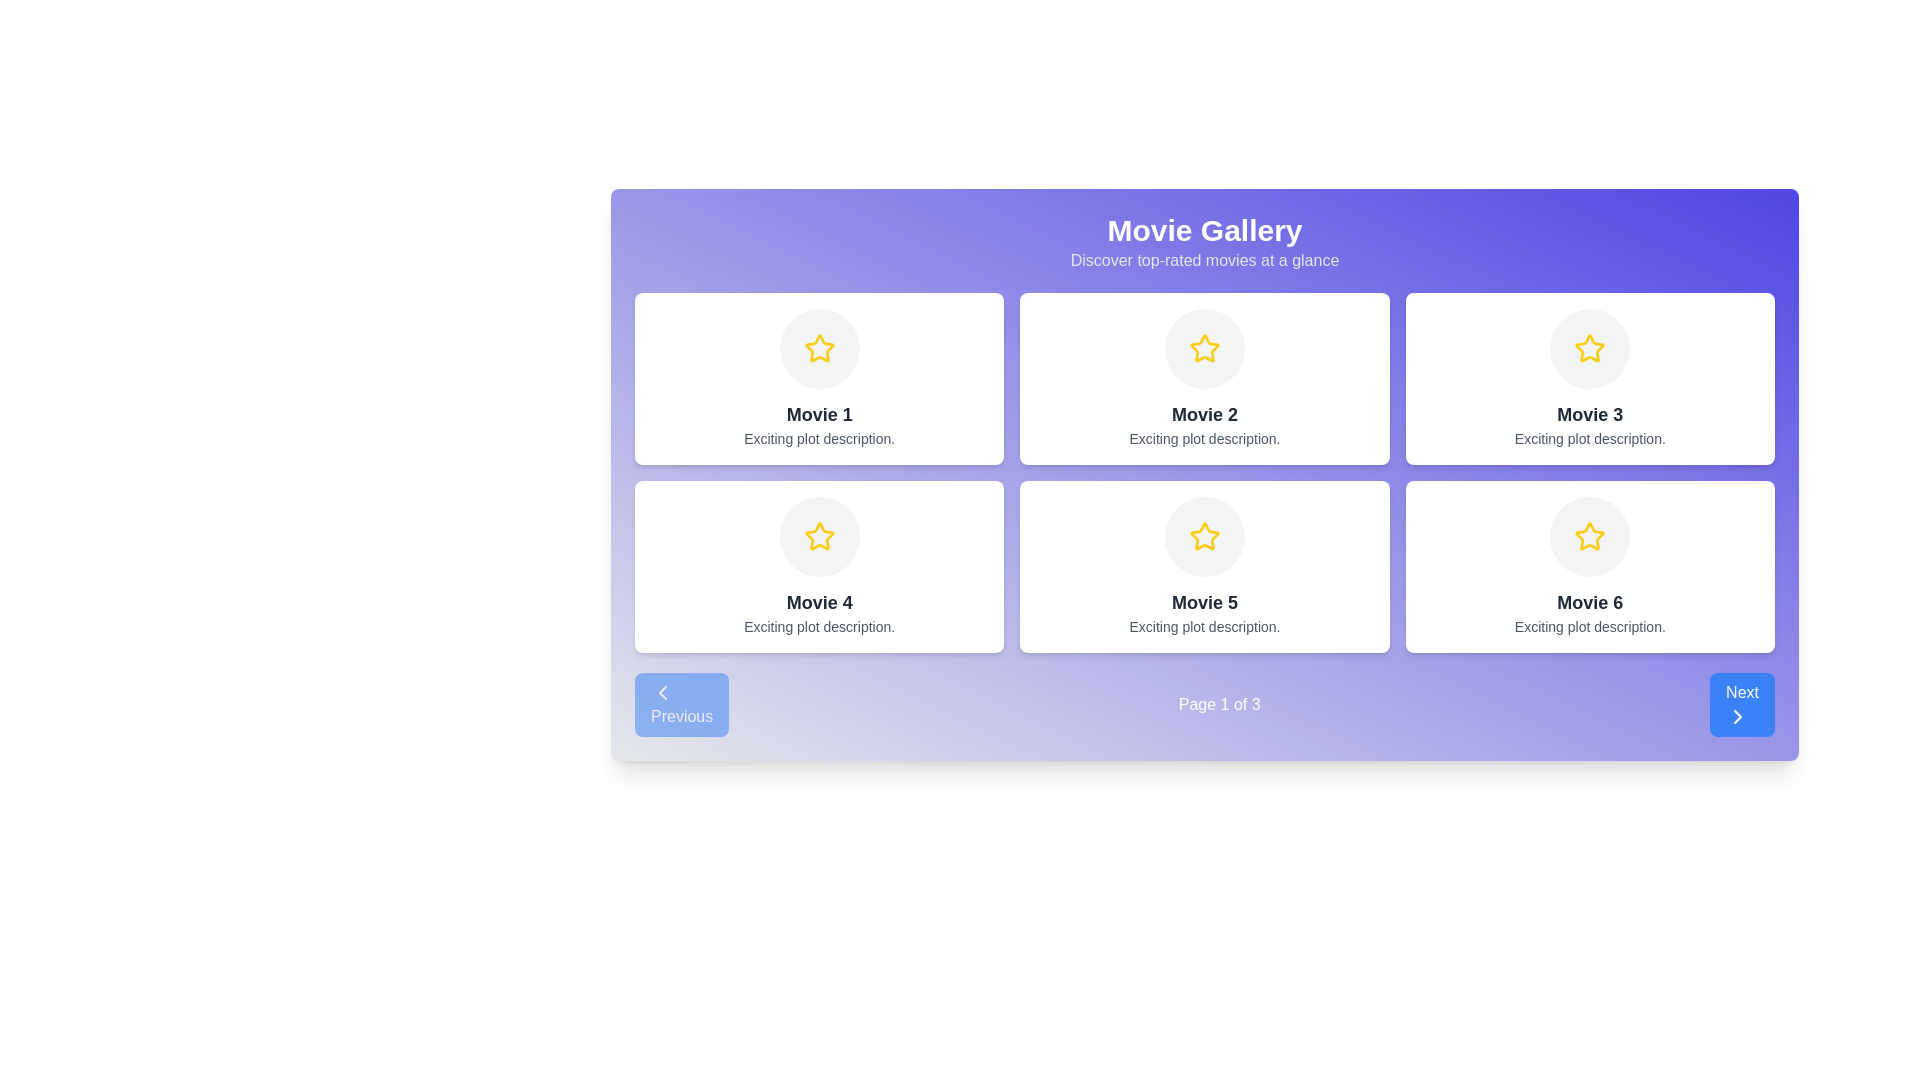  I want to click on the text label displaying 'Exciting plot description.' in a small, gray-colored font located beneath the title 'Movie 6' in the sixth card of the grid, so click(1589, 626).